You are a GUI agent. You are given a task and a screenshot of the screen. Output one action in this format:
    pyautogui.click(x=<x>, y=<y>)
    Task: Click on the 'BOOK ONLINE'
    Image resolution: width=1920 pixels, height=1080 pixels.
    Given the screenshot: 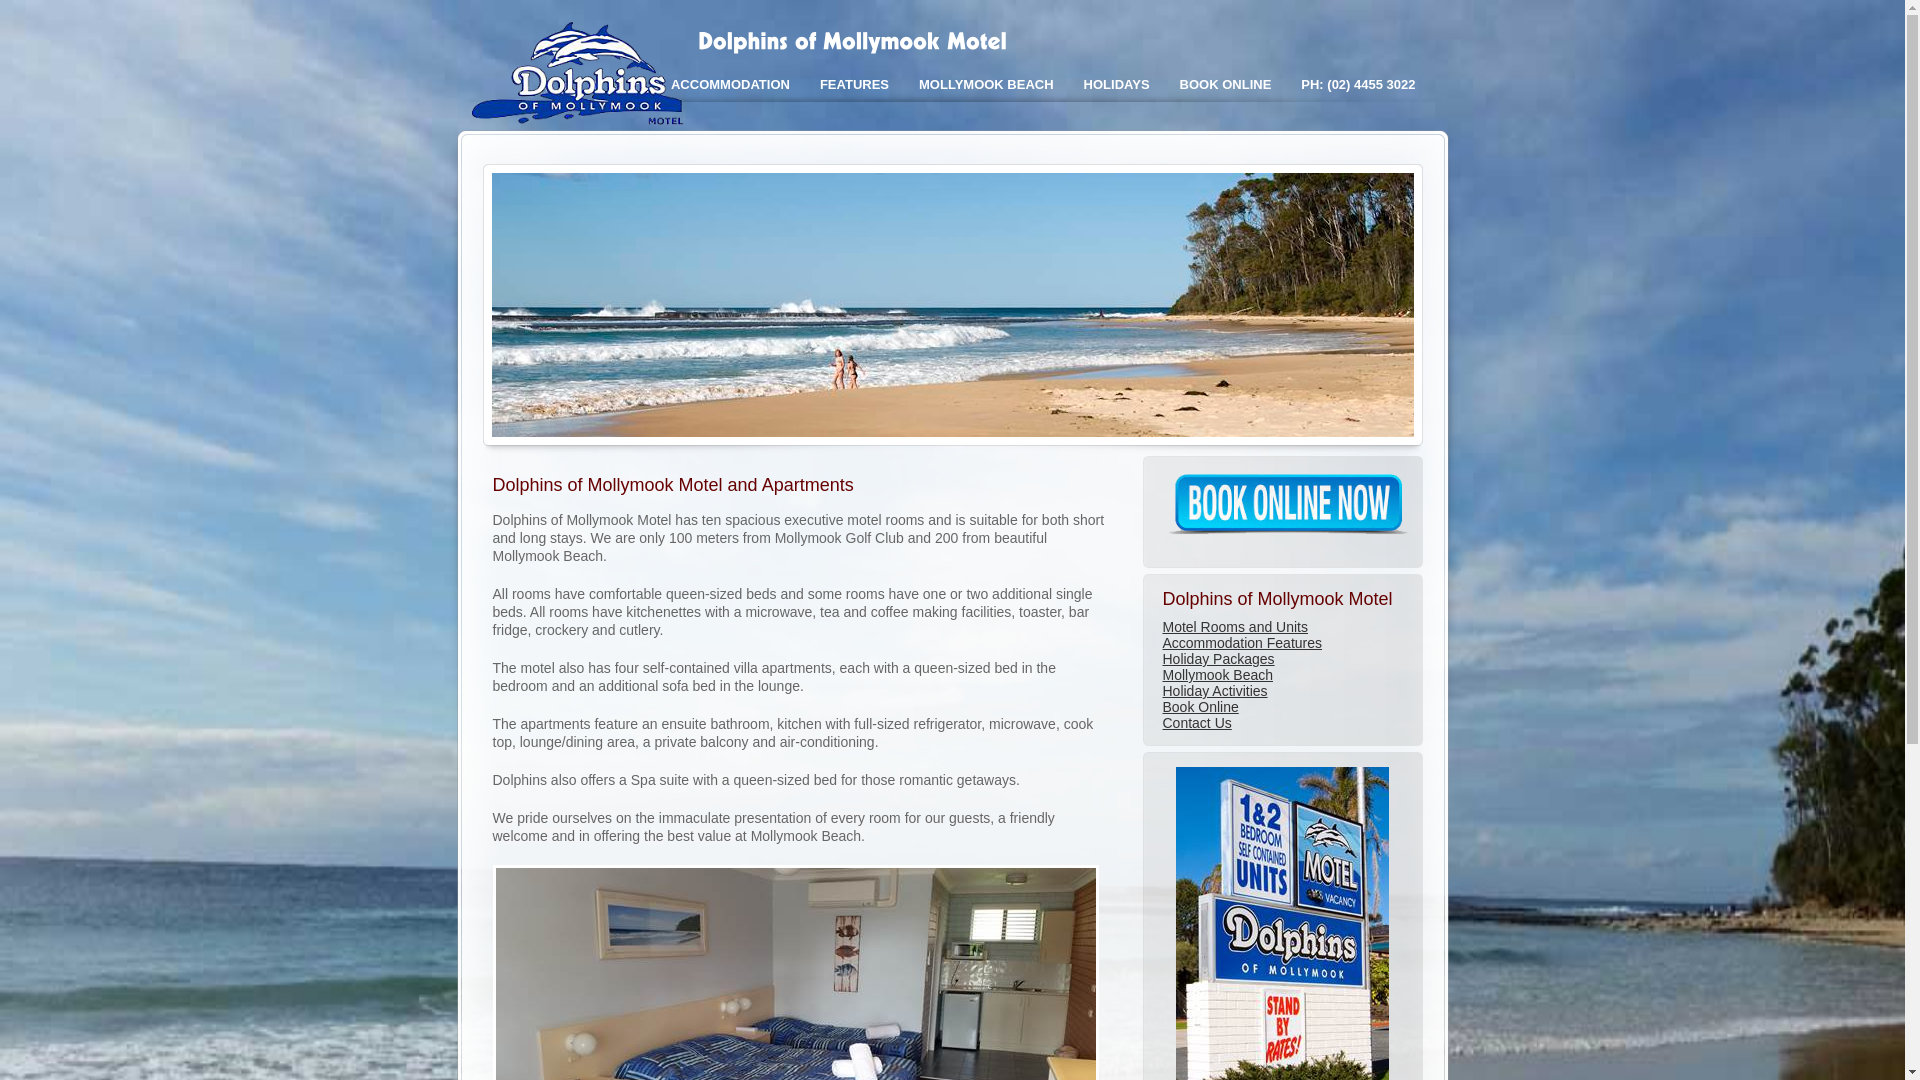 What is the action you would take?
    pyautogui.click(x=1224, y=83)
    